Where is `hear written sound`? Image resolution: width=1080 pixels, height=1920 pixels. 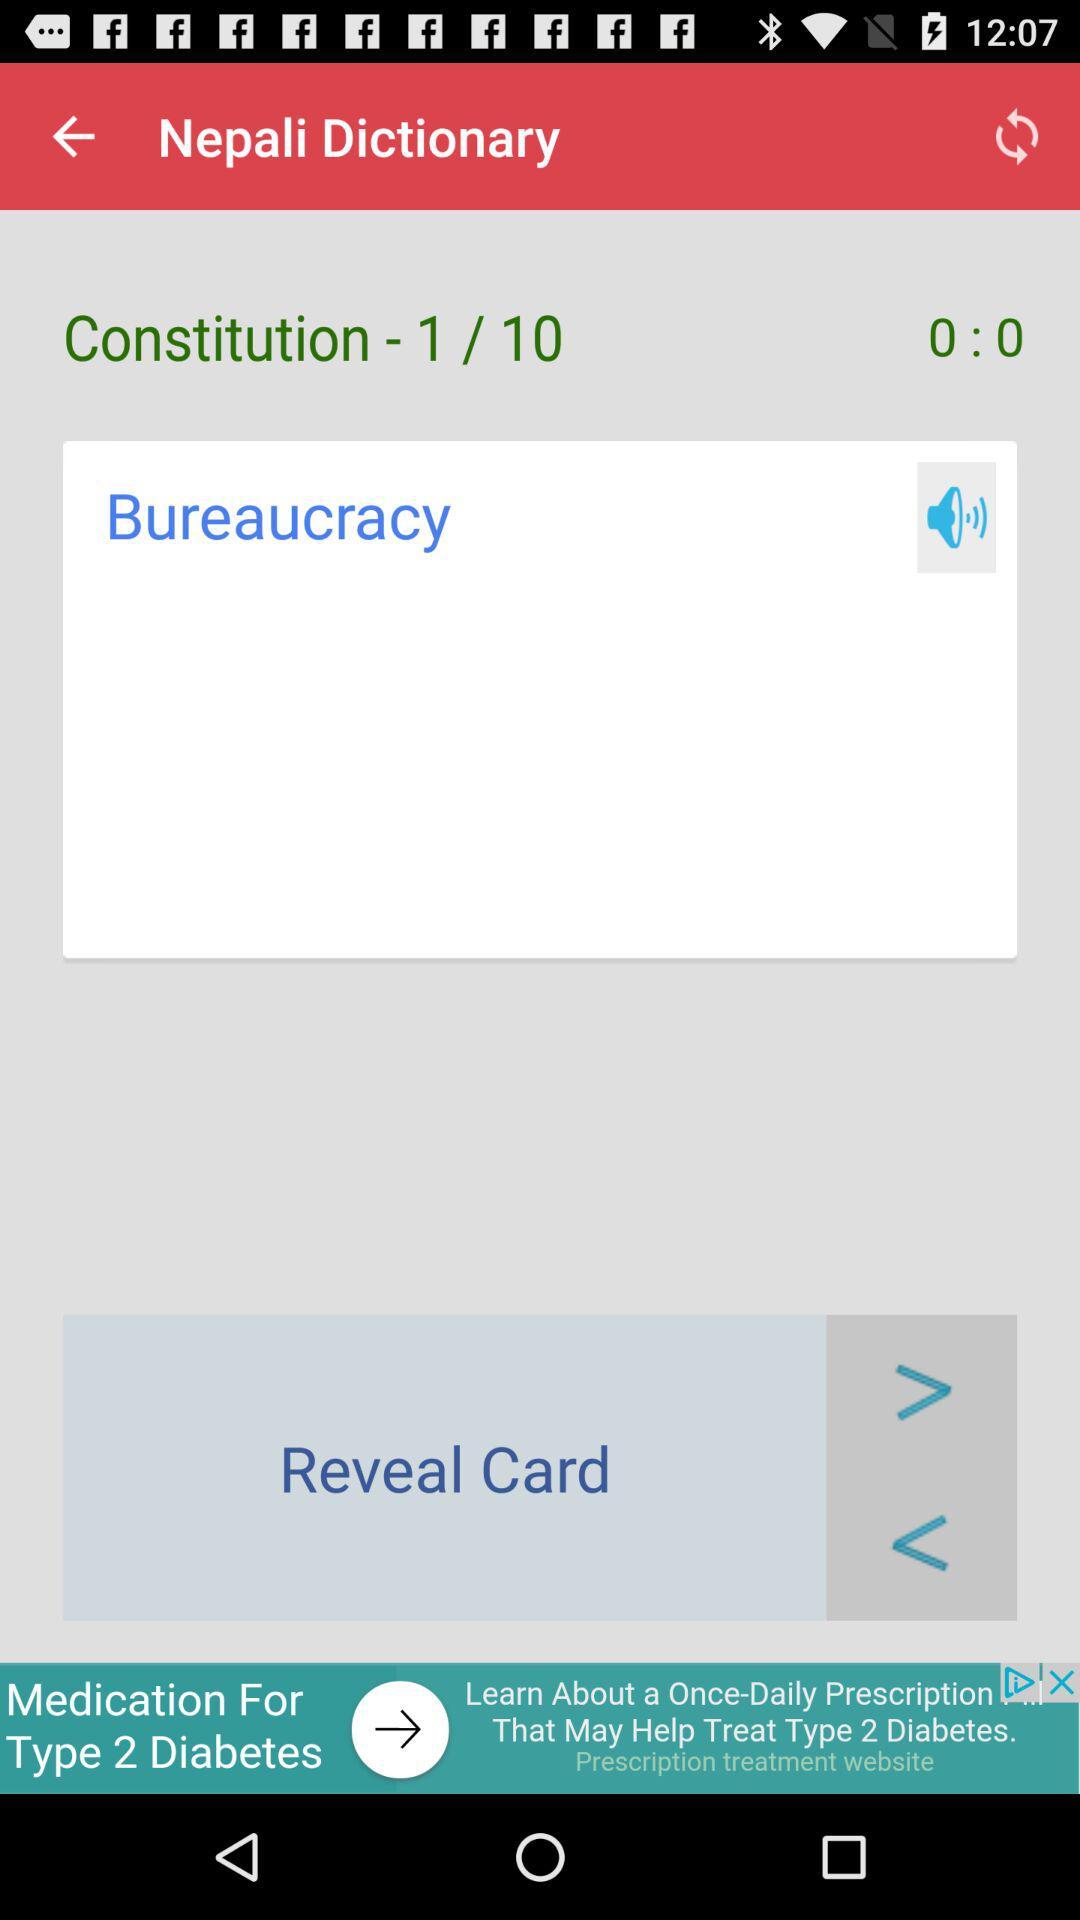
hear written sound is located at coordinates (955, 517).